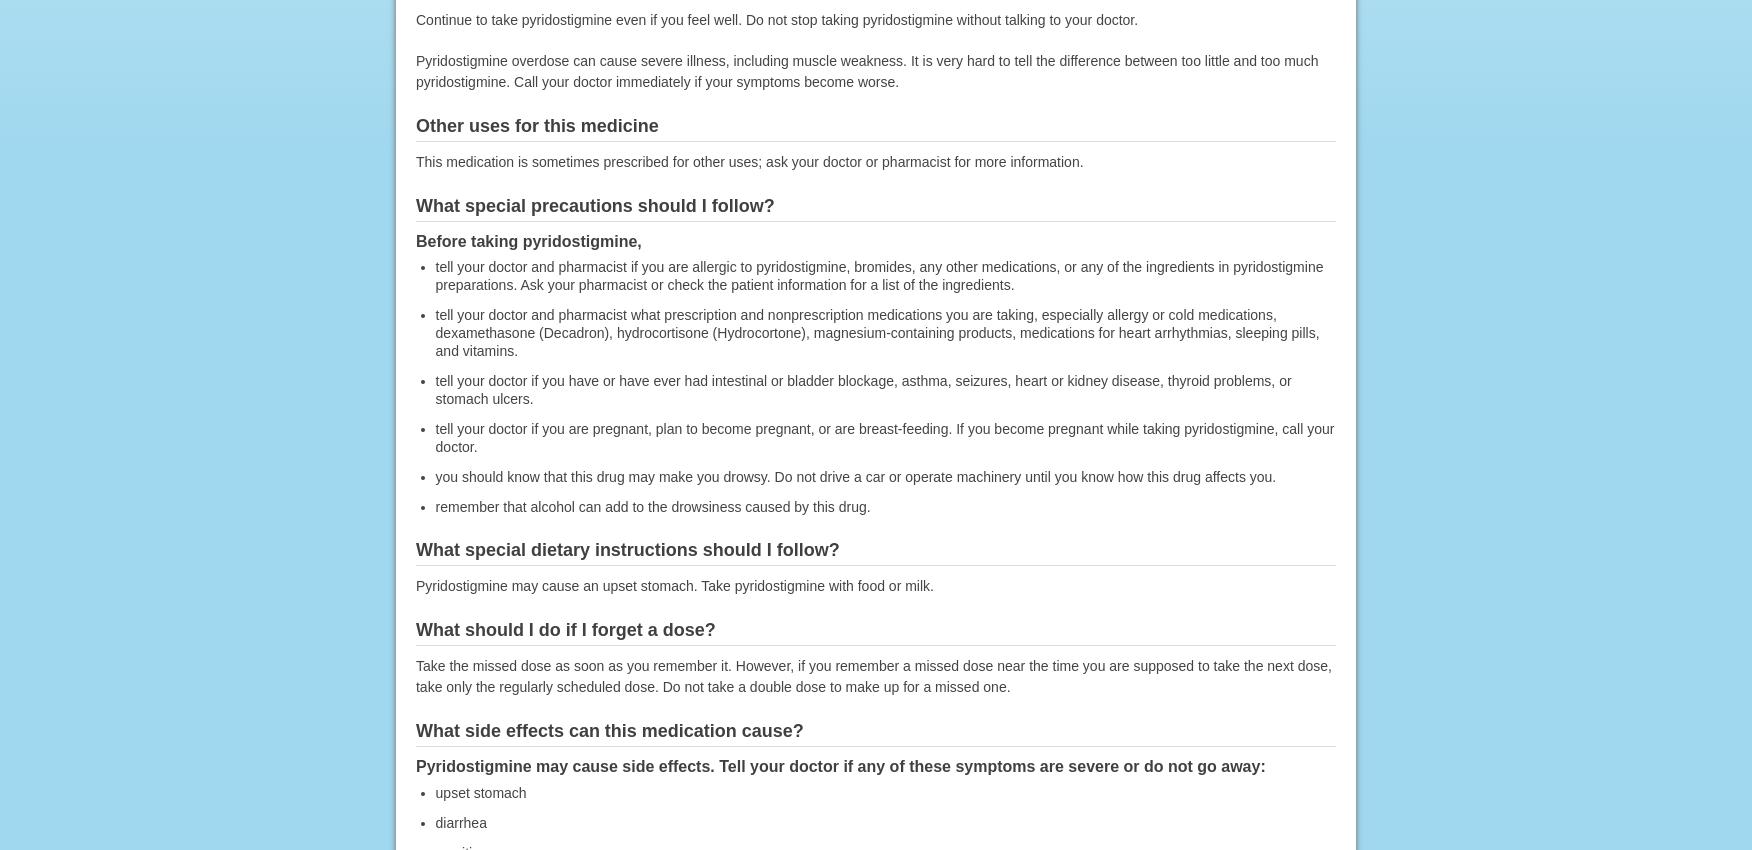  What do you see at coordinates (878, 274) in the screenshot?
I see `'tell your doctor and pharmacist if you are allergic to pyridostigmine, bromides, any other medications, or any of the ingredients in pyridostigmine preparations. Ask your pharmacist or check the patient information for a list of the ingredients.'` at bounding box center [878, 274].